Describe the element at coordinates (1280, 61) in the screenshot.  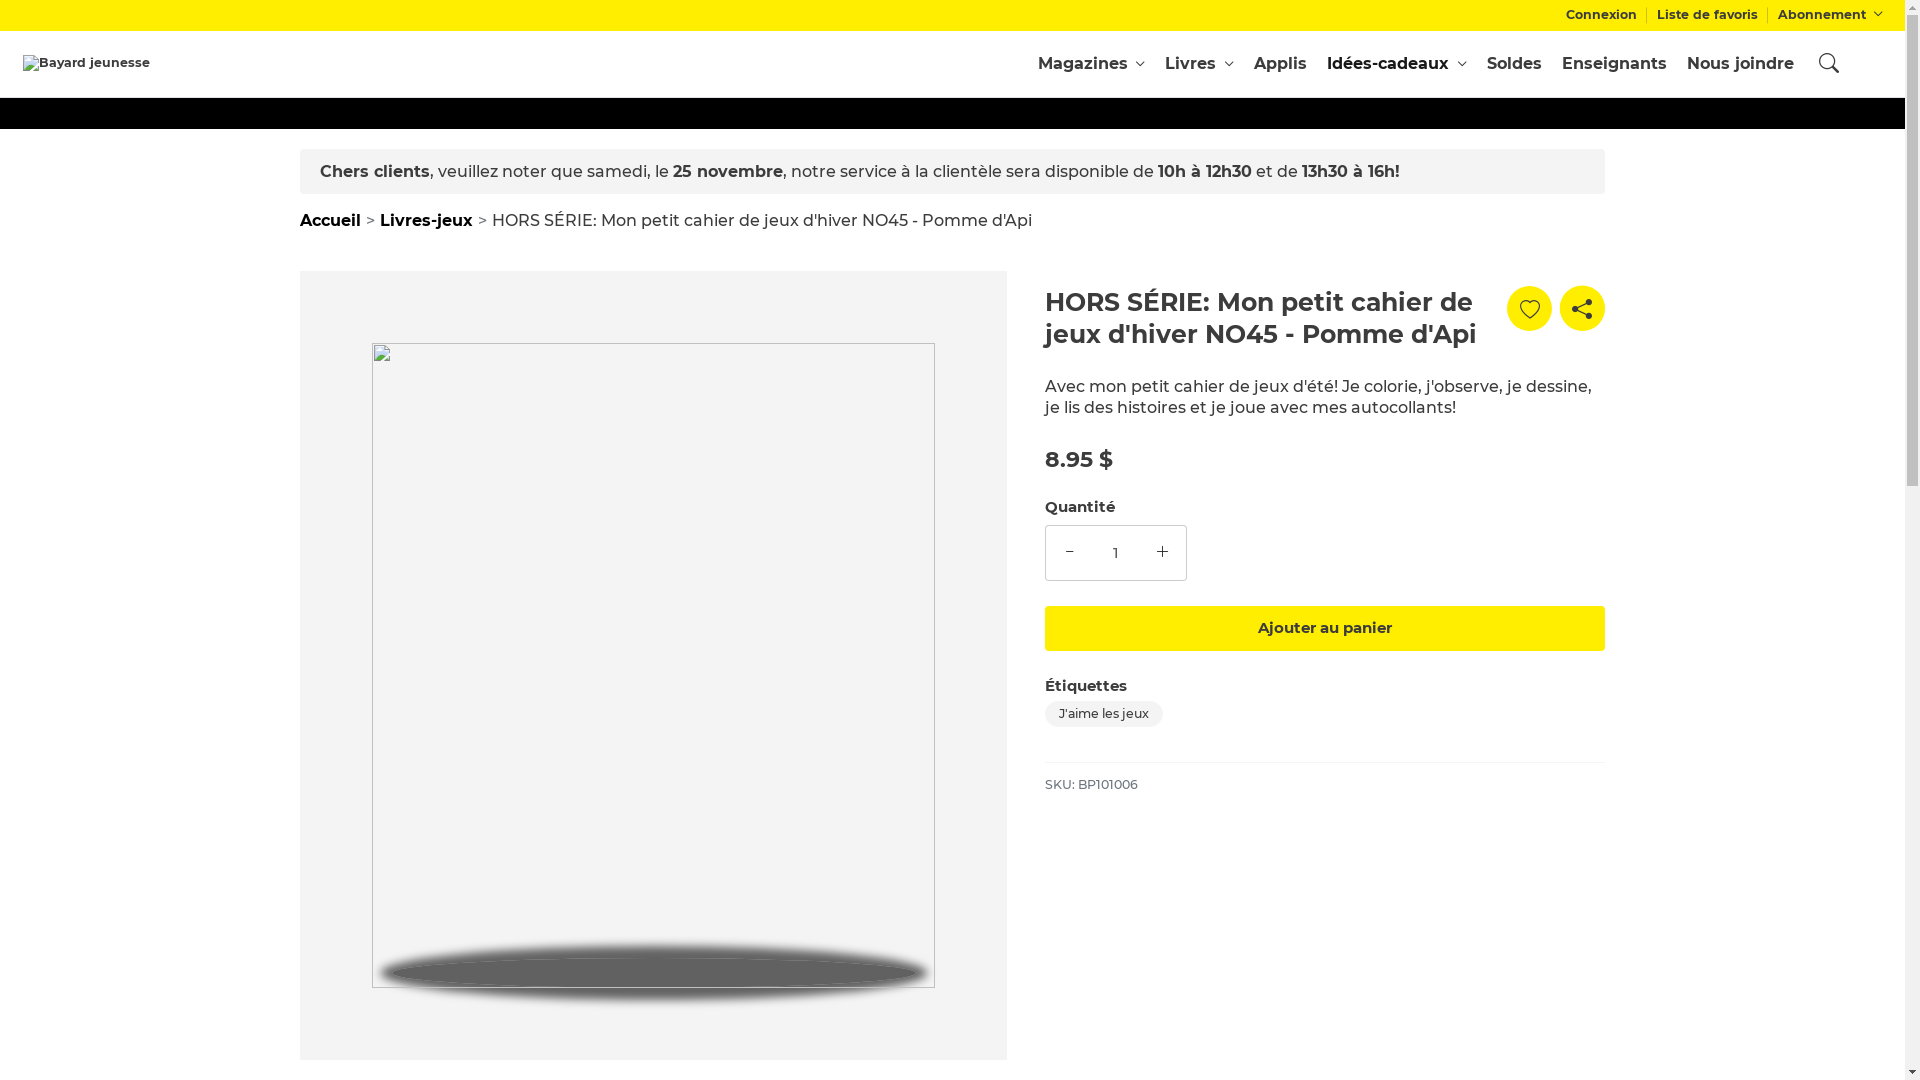
I see `'Applis'` at that location.